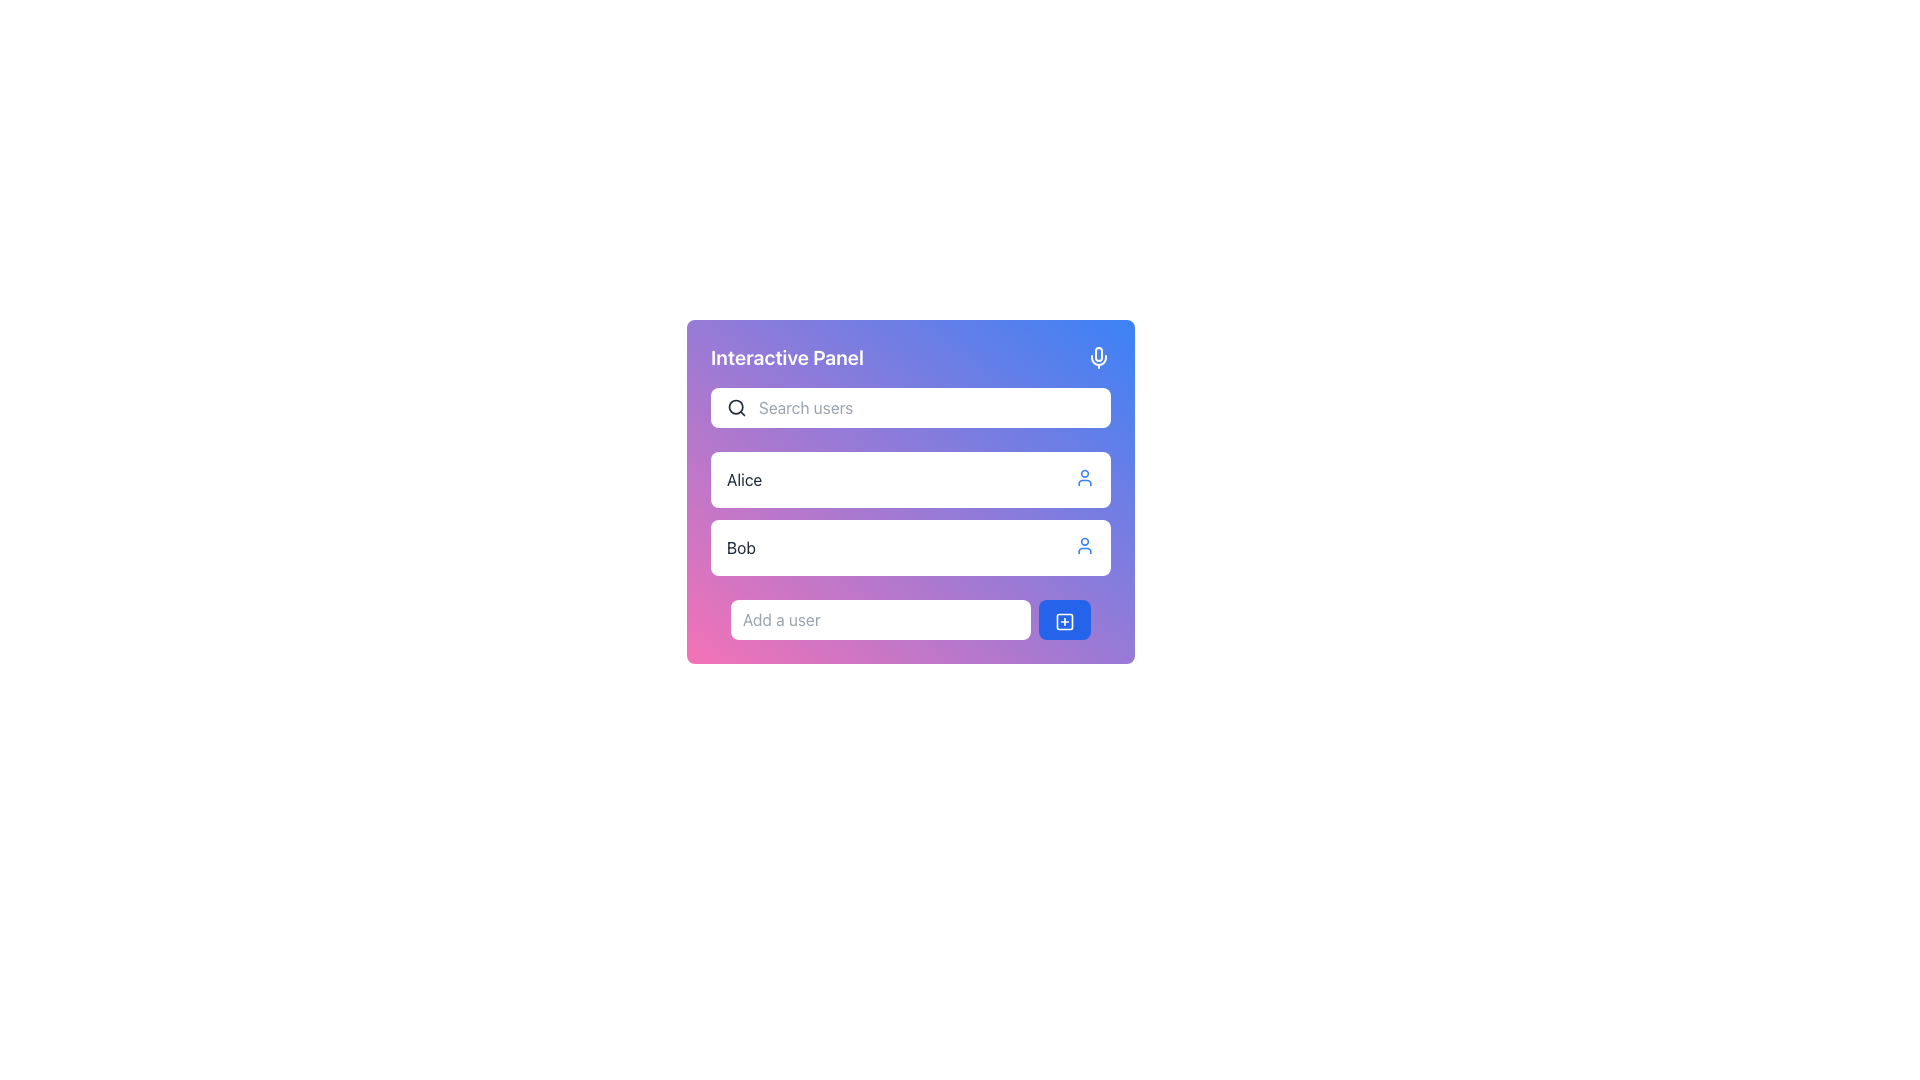 This screenshot has height=1080, width=1920. What do you see at coordinates (786, 357) in the screenshot?
I see `the Label that serves as the title for the gradient-themed panel, positioned horizontally aligned to the left and above the search bar` at bounding box center [786, 357].